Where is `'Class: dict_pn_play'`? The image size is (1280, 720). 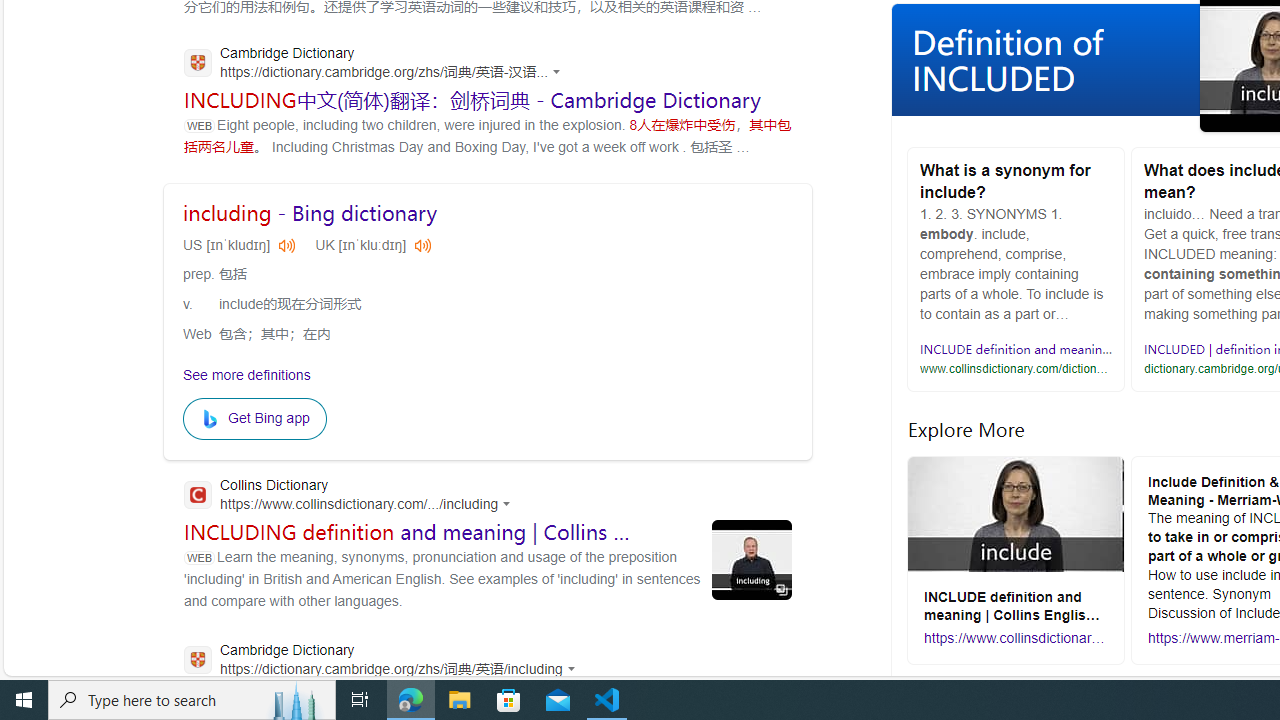
'Class: dict_pn_play' is located at coordinates (420, 243).